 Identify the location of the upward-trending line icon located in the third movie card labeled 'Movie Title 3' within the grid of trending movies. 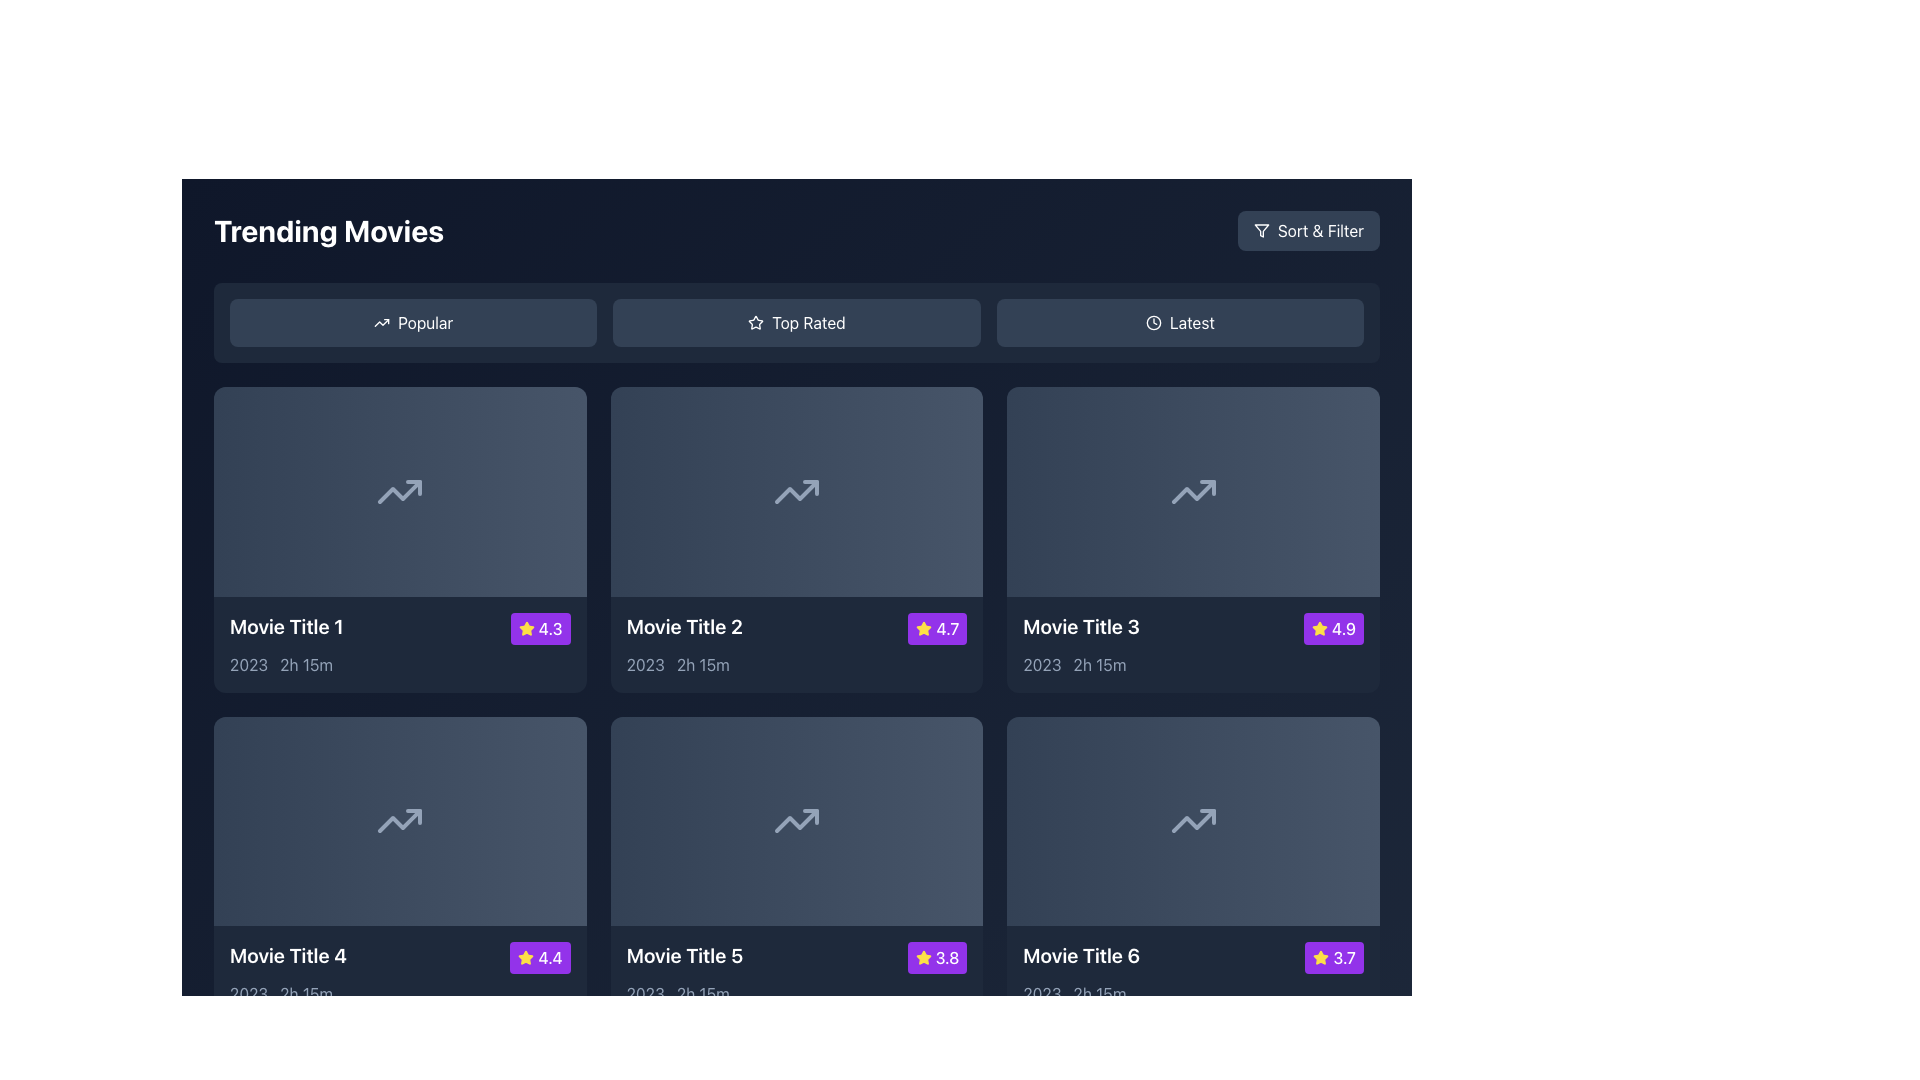
(1193, 491).